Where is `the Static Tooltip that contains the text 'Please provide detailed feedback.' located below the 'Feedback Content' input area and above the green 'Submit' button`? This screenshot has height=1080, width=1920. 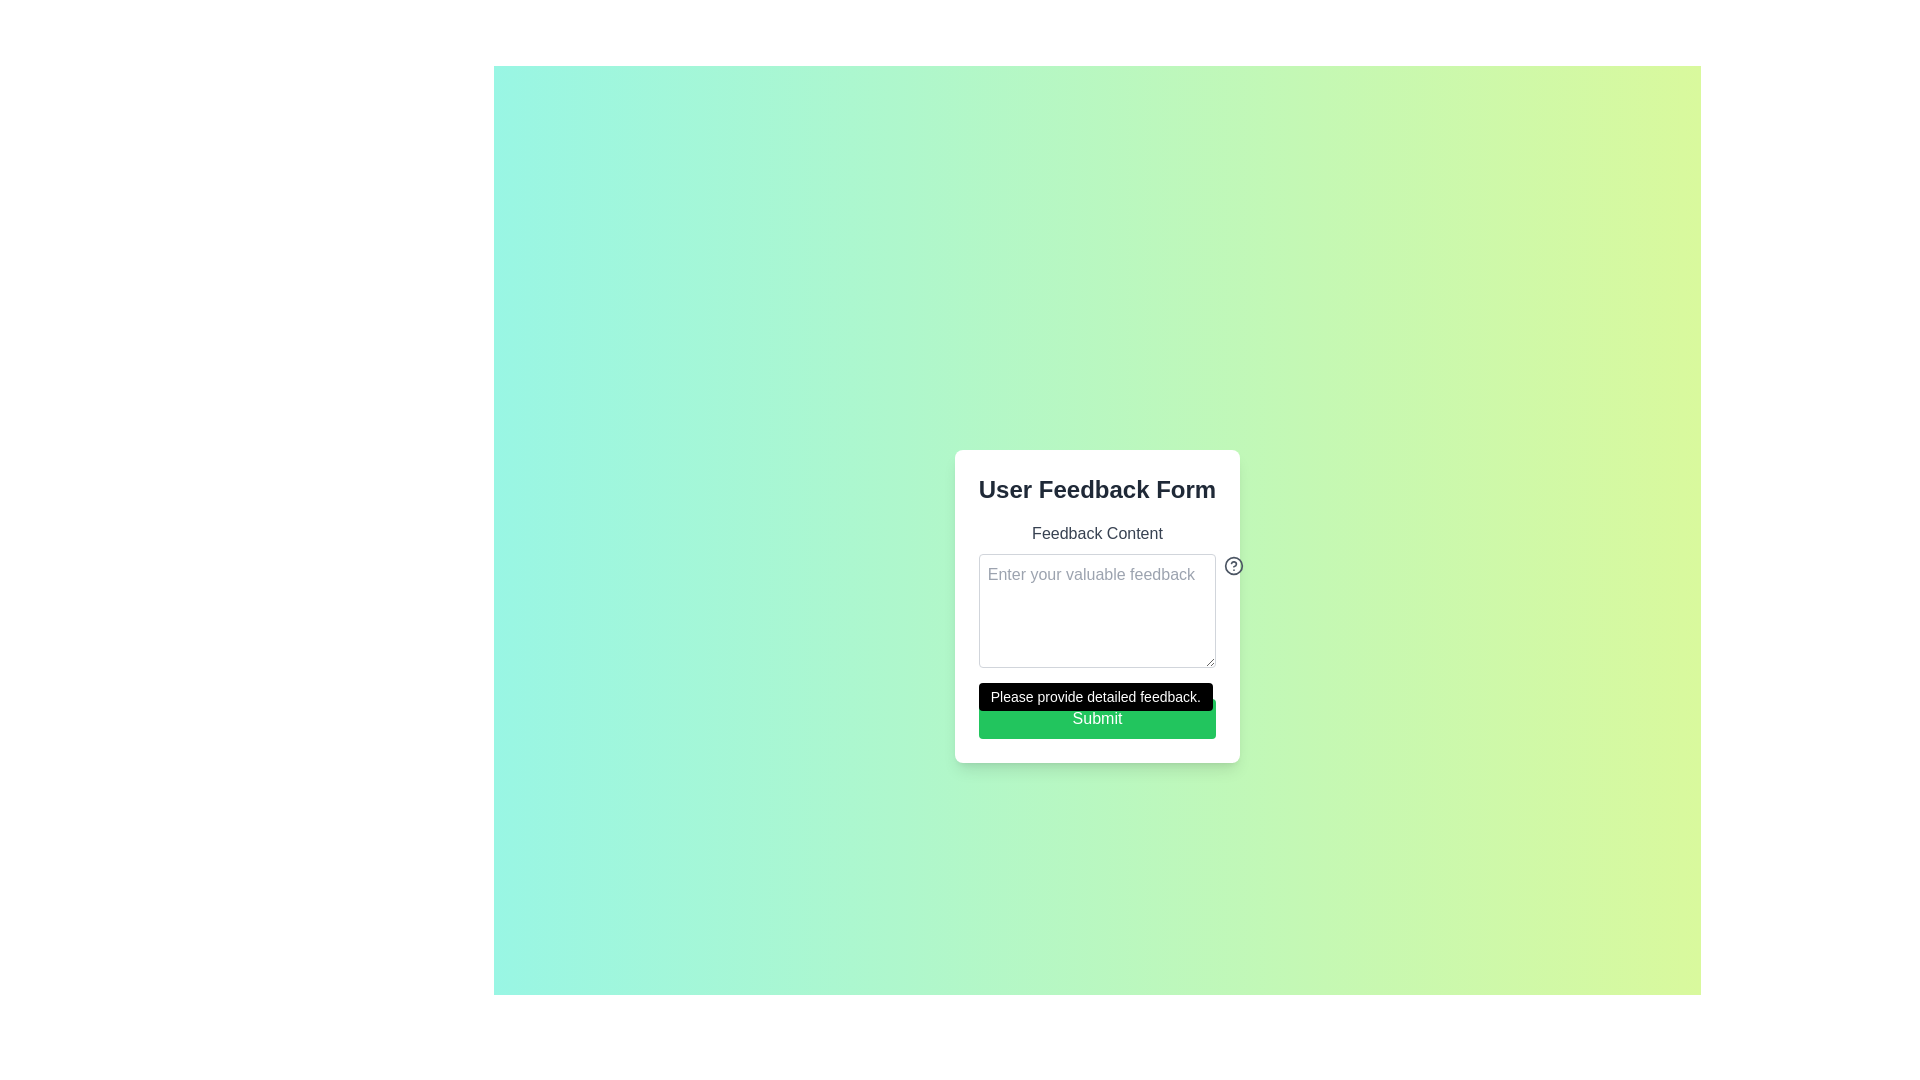
the Static Tooltip that contains the text 'Please provide detailed feedback.' located below the 'Feedback Content' input area and above the green 'Submit' button is located at coordinates (1094, 695).